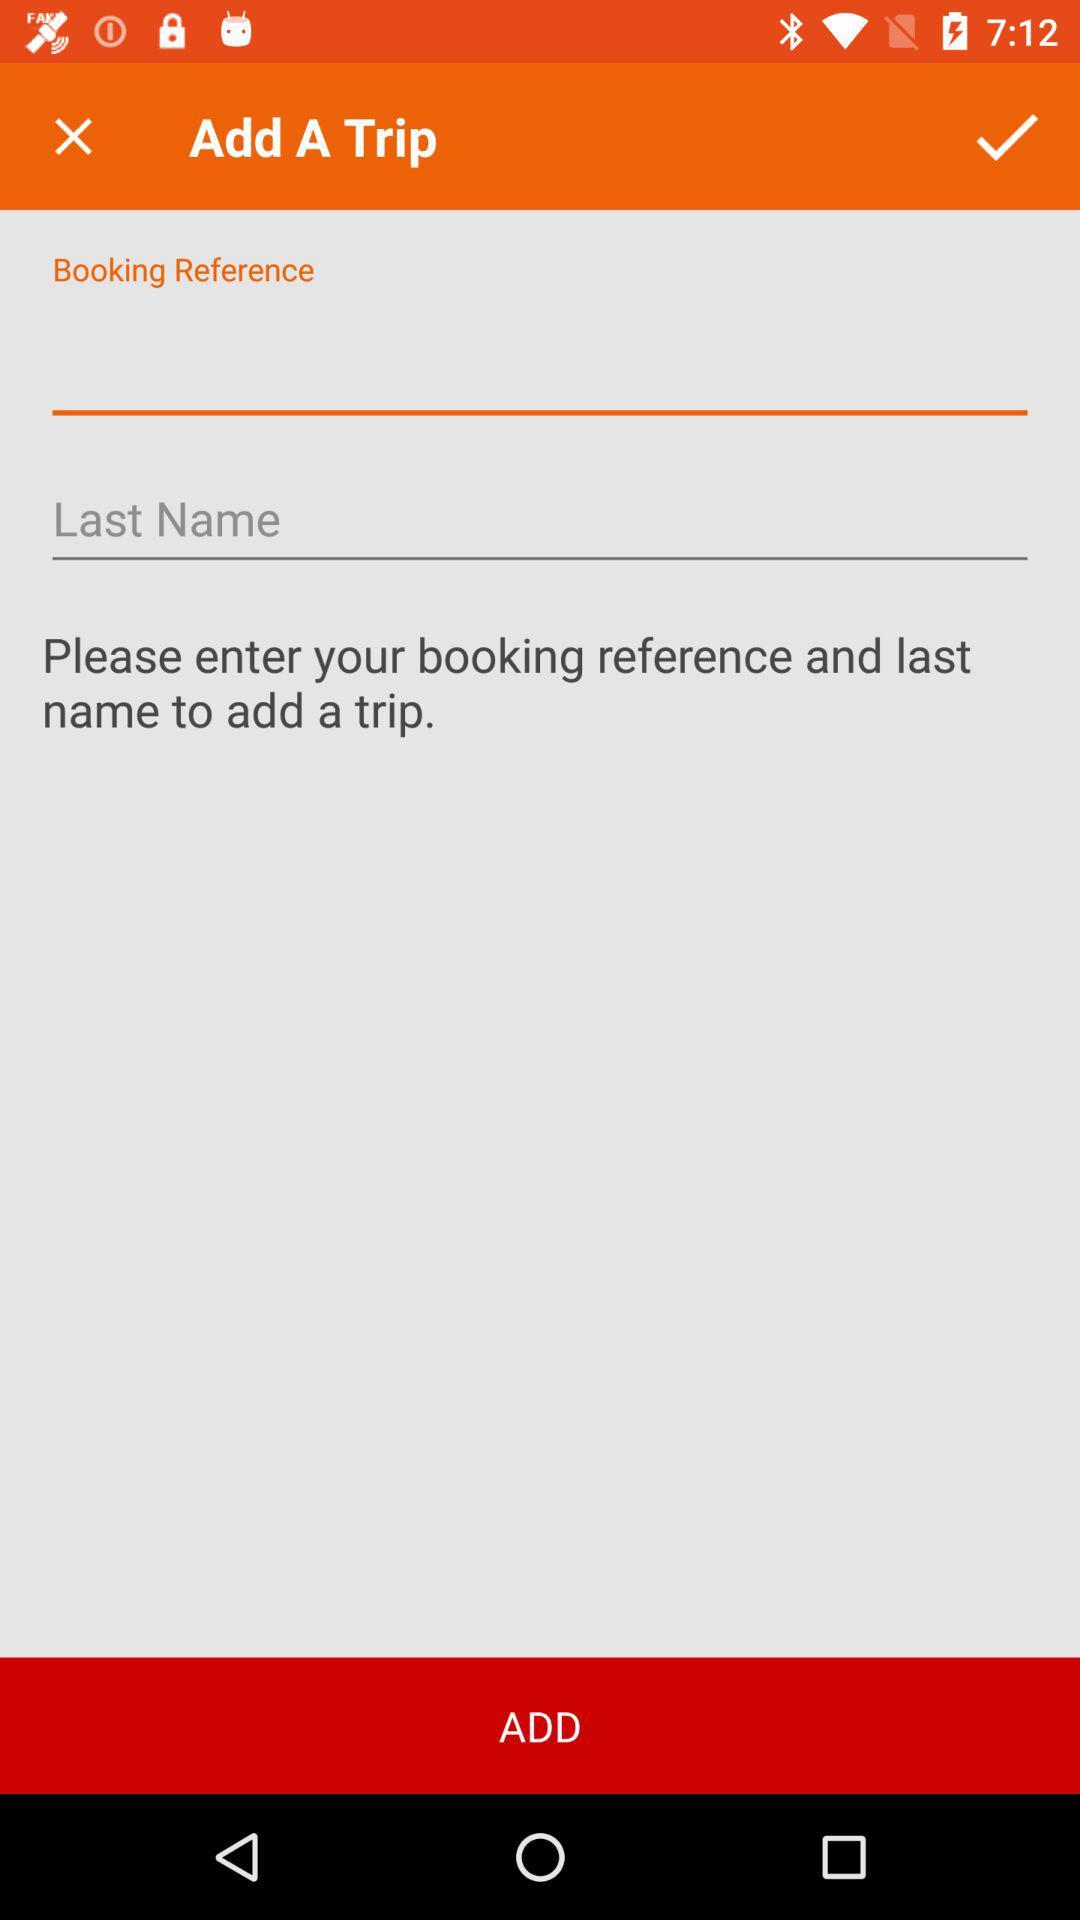  What do you see at coordinates (540, 356) in the screenshot?
I see `advertisement` at bounding box center [540, 356].